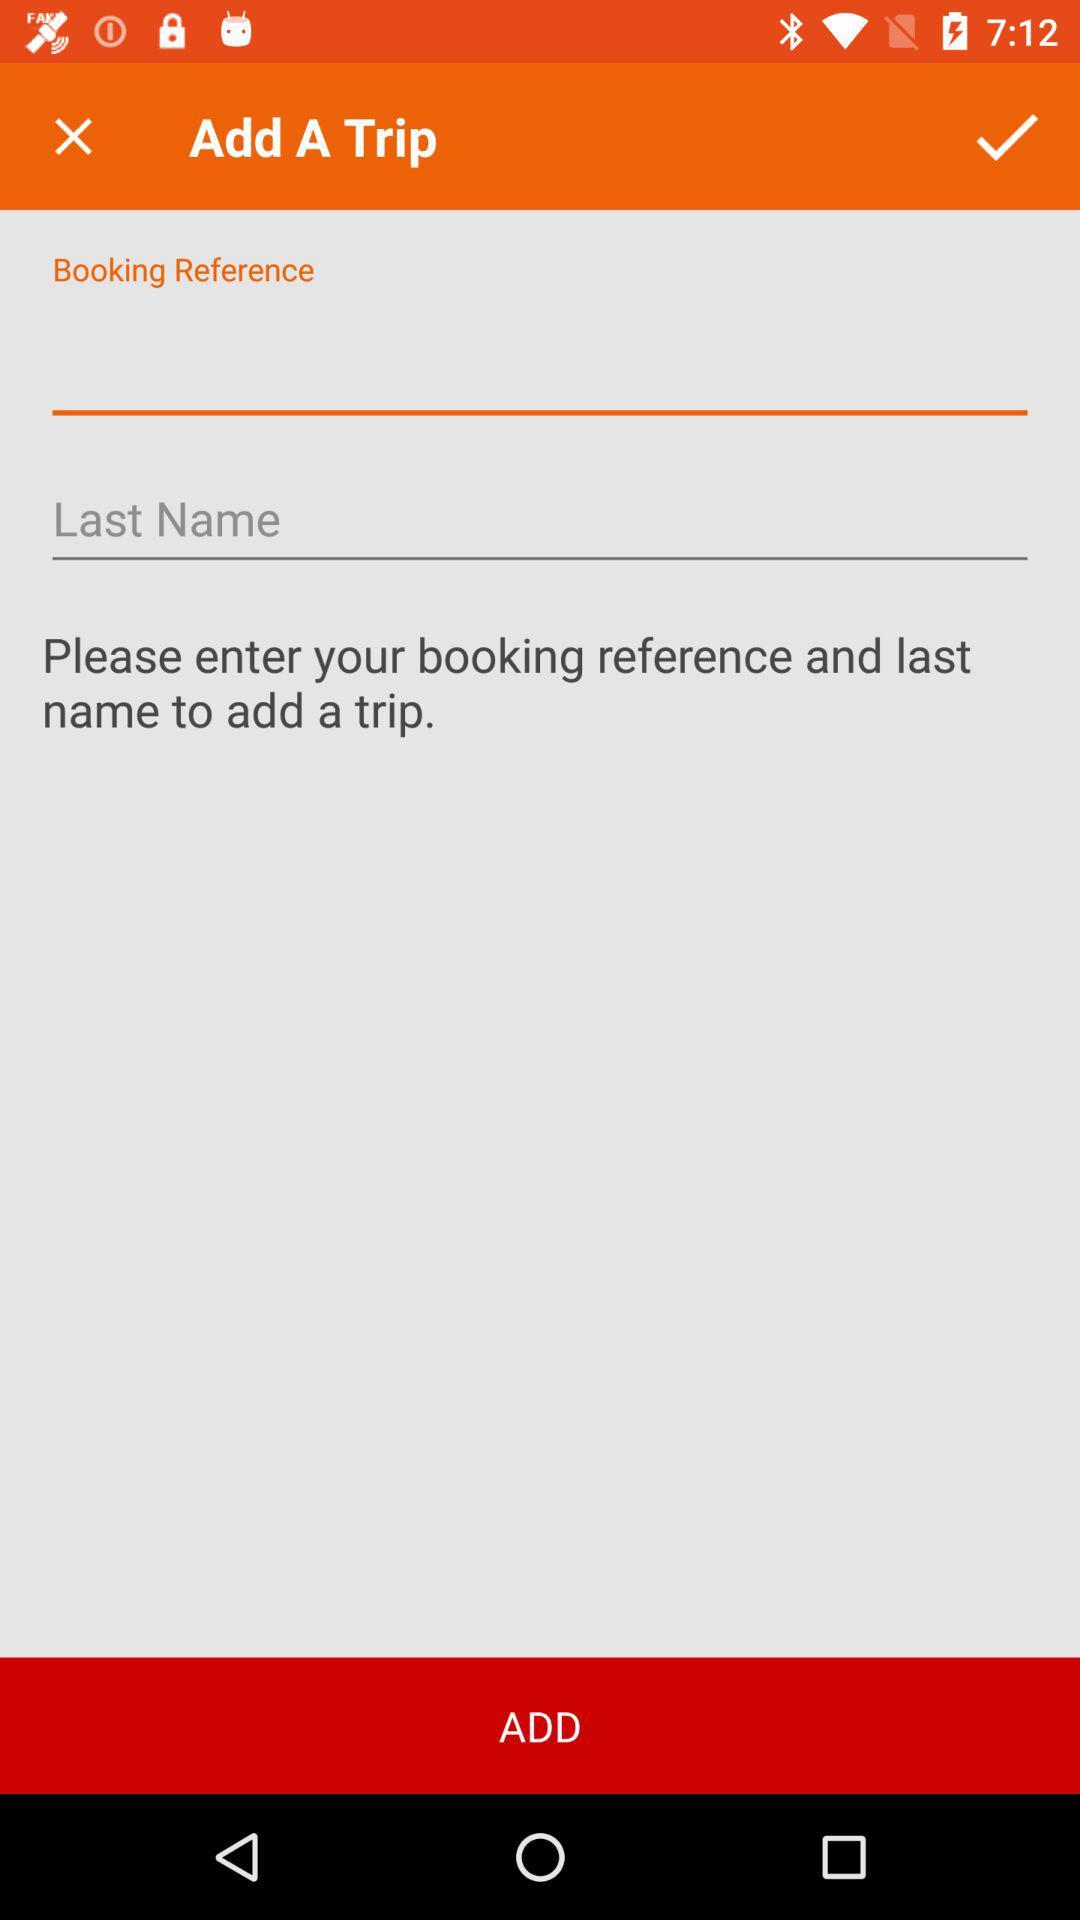  What do you see at coordinates (540, 356) in the screenshot?
I see `advertisement` at bounding box center [540, 356].